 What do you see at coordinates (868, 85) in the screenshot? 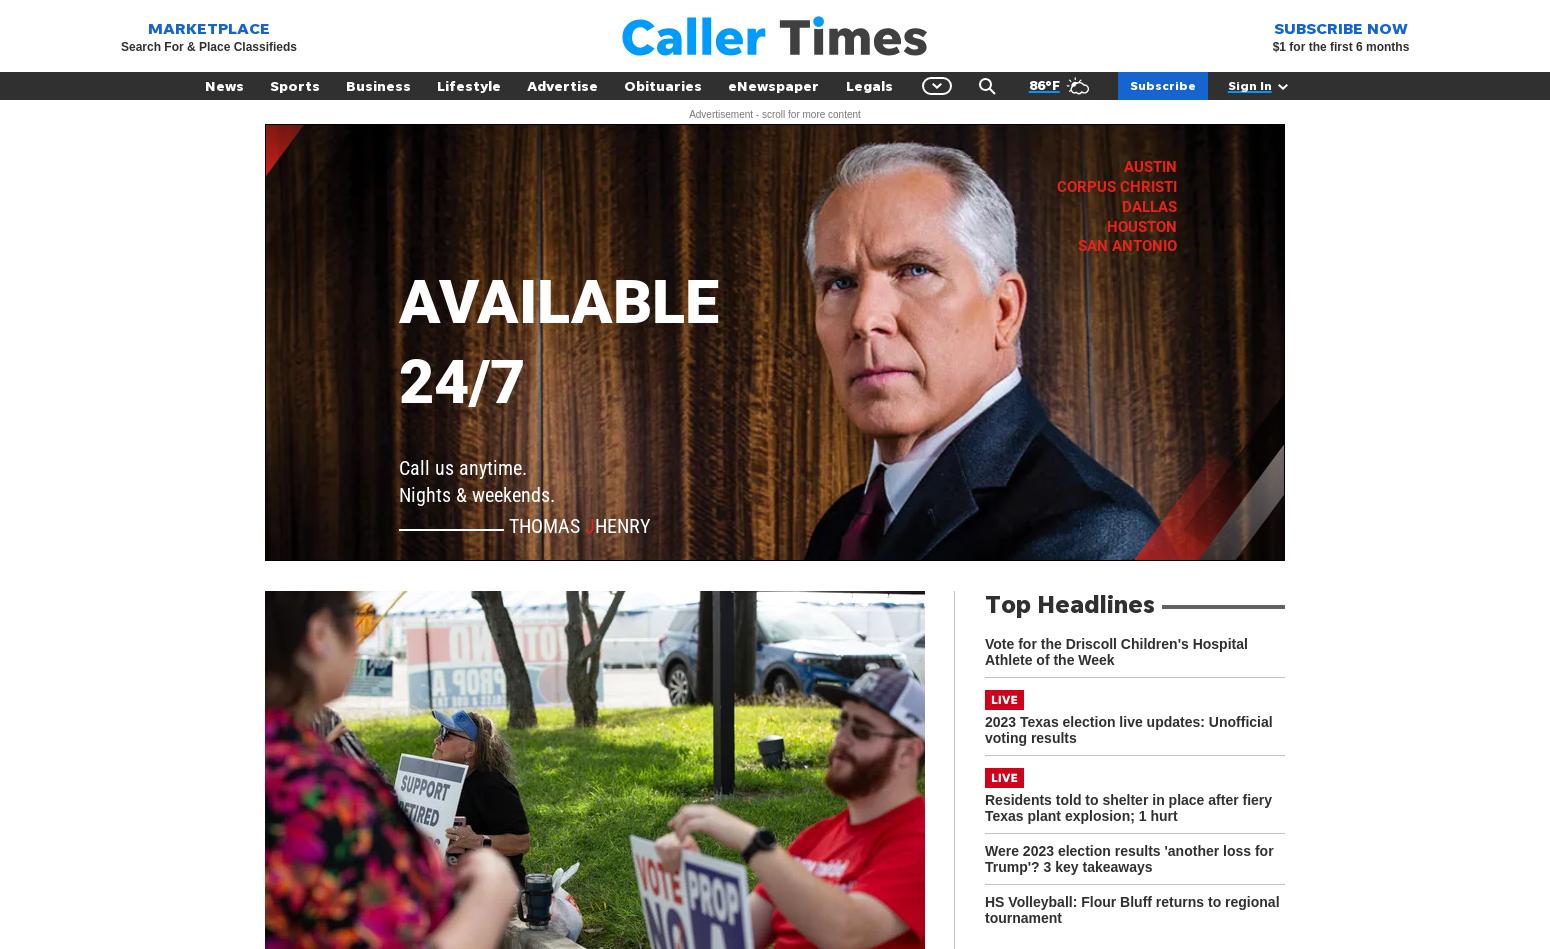
I see `'Legals'` at bounding box center [868, 85].